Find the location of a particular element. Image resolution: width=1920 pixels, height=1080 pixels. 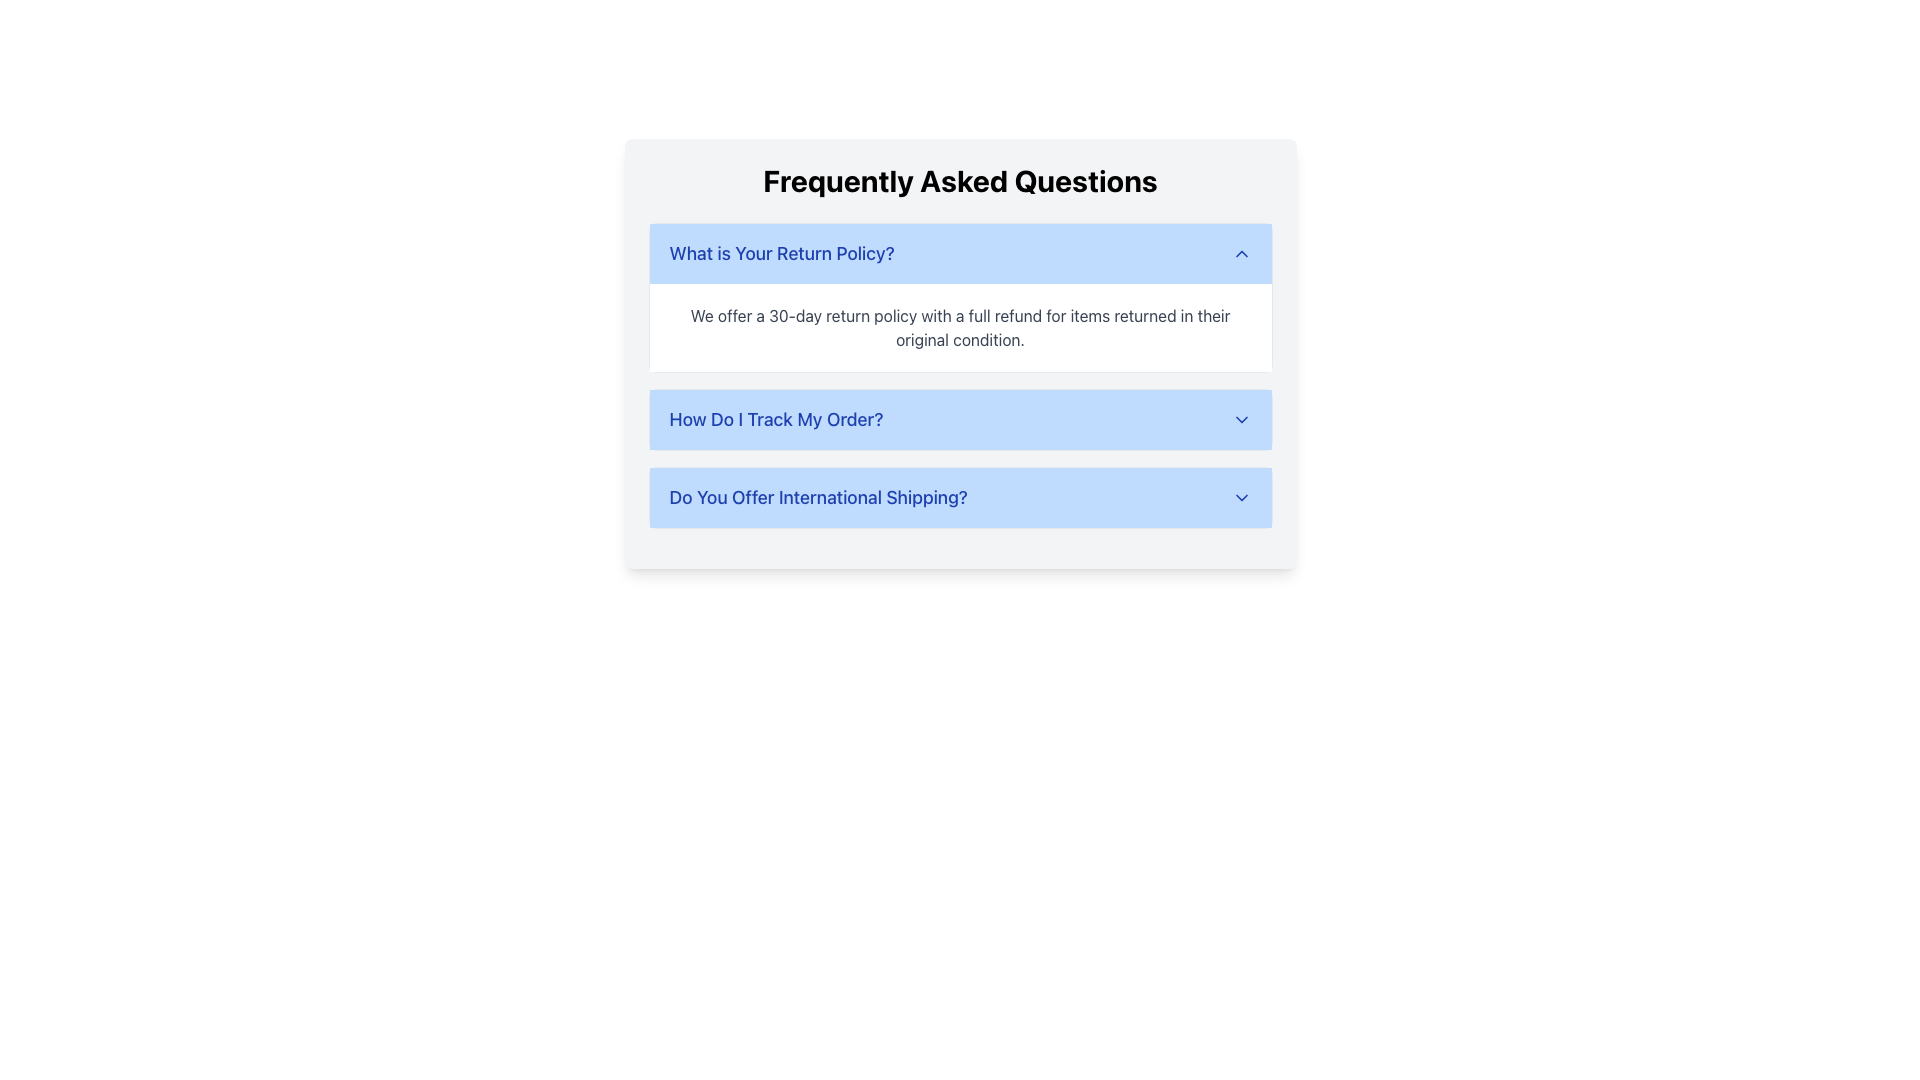

the Text Label for the FAQ item related to order tracking is located at coordinates (775, 419).